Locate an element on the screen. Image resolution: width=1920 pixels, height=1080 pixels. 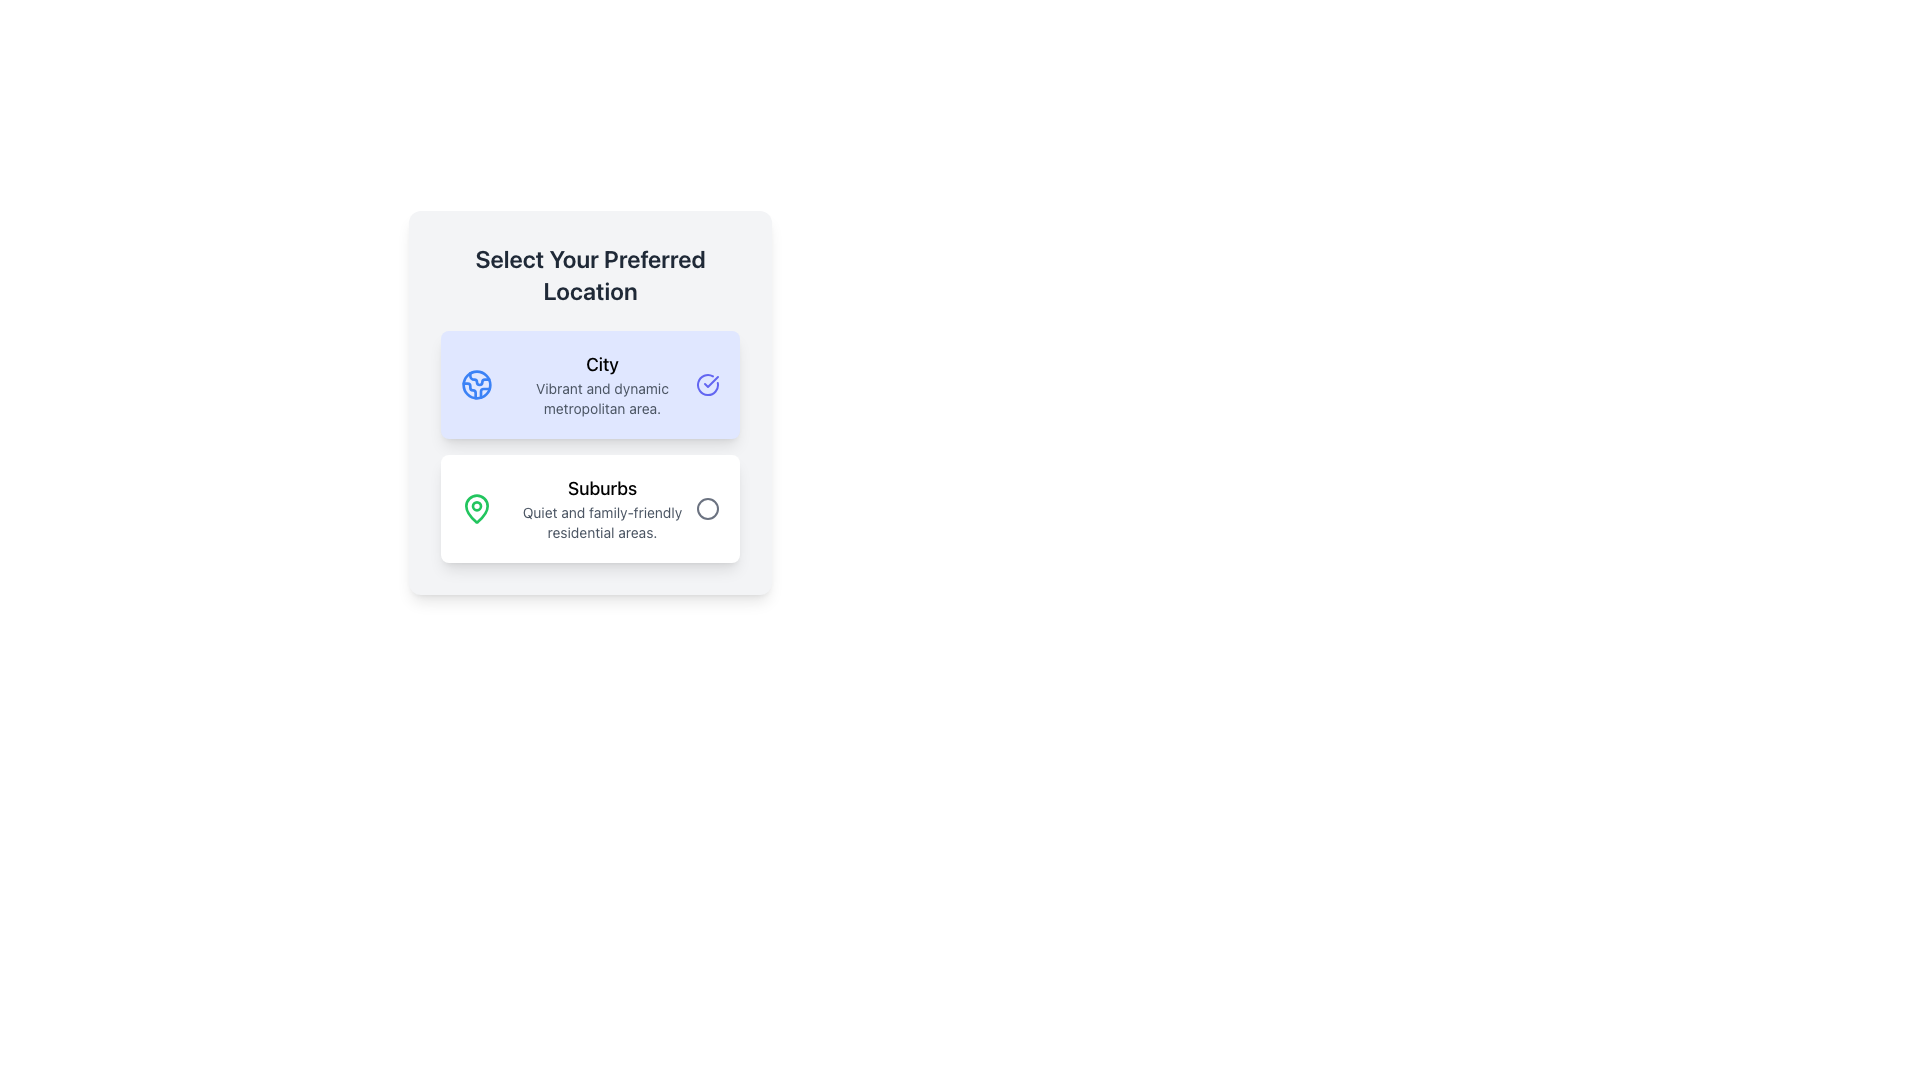
the SVG Circle Element that visually represents the globe icon for the 'City' selection option is located at coordinates (475, 385).